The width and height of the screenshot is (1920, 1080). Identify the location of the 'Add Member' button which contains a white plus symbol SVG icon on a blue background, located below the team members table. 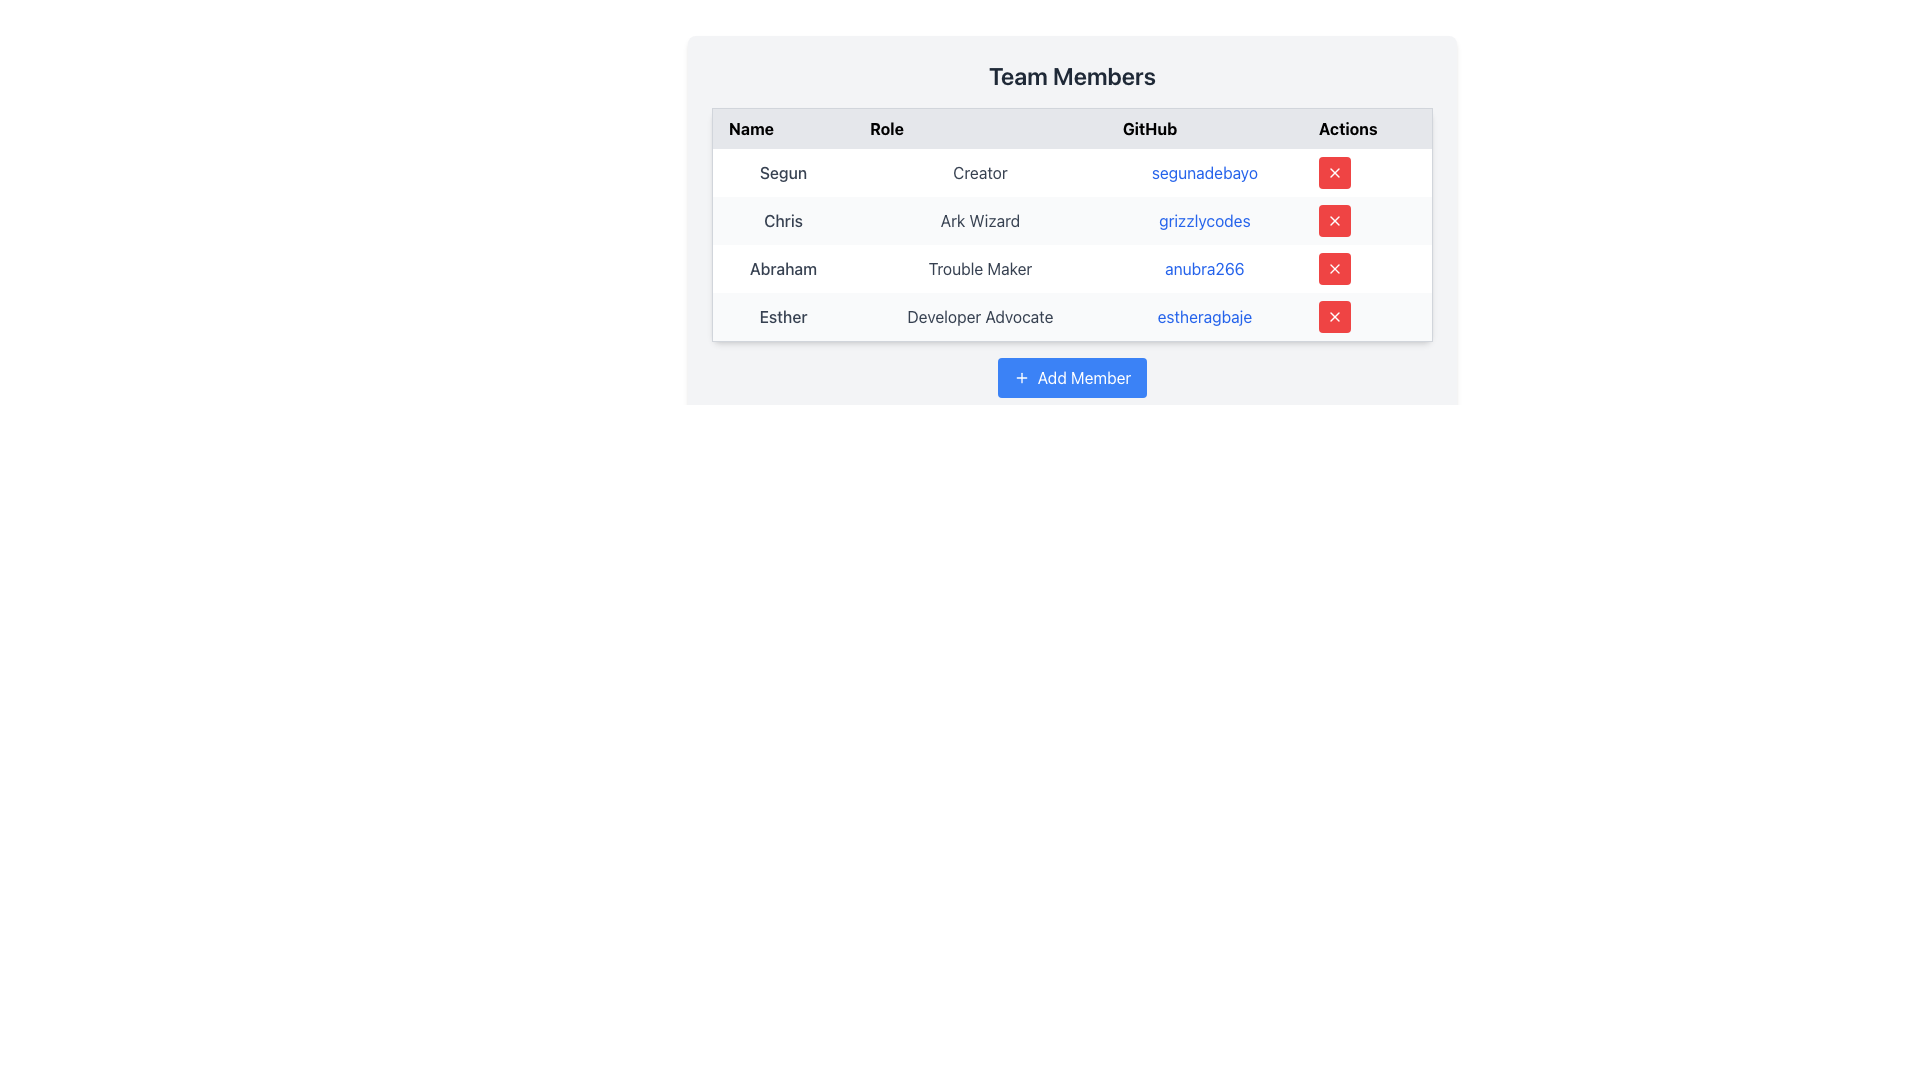
(1021, 378).